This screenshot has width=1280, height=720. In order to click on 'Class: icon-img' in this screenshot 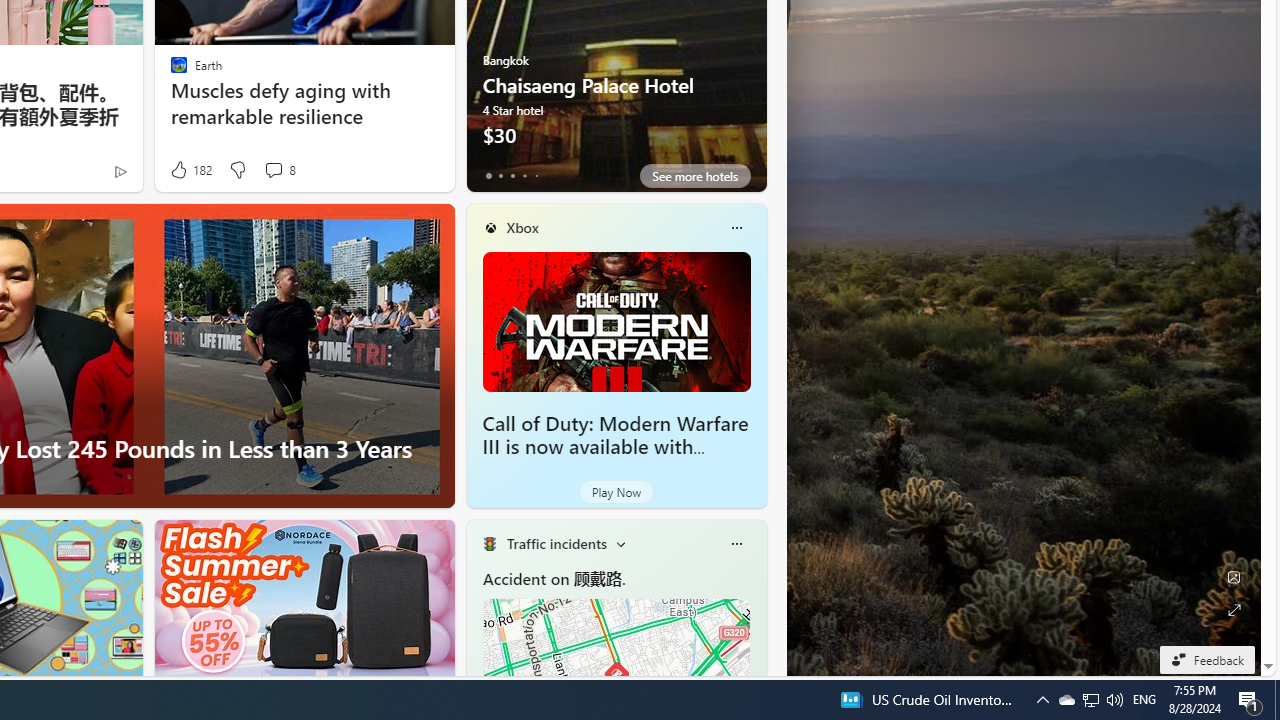, I will do `click(735, 543)`.